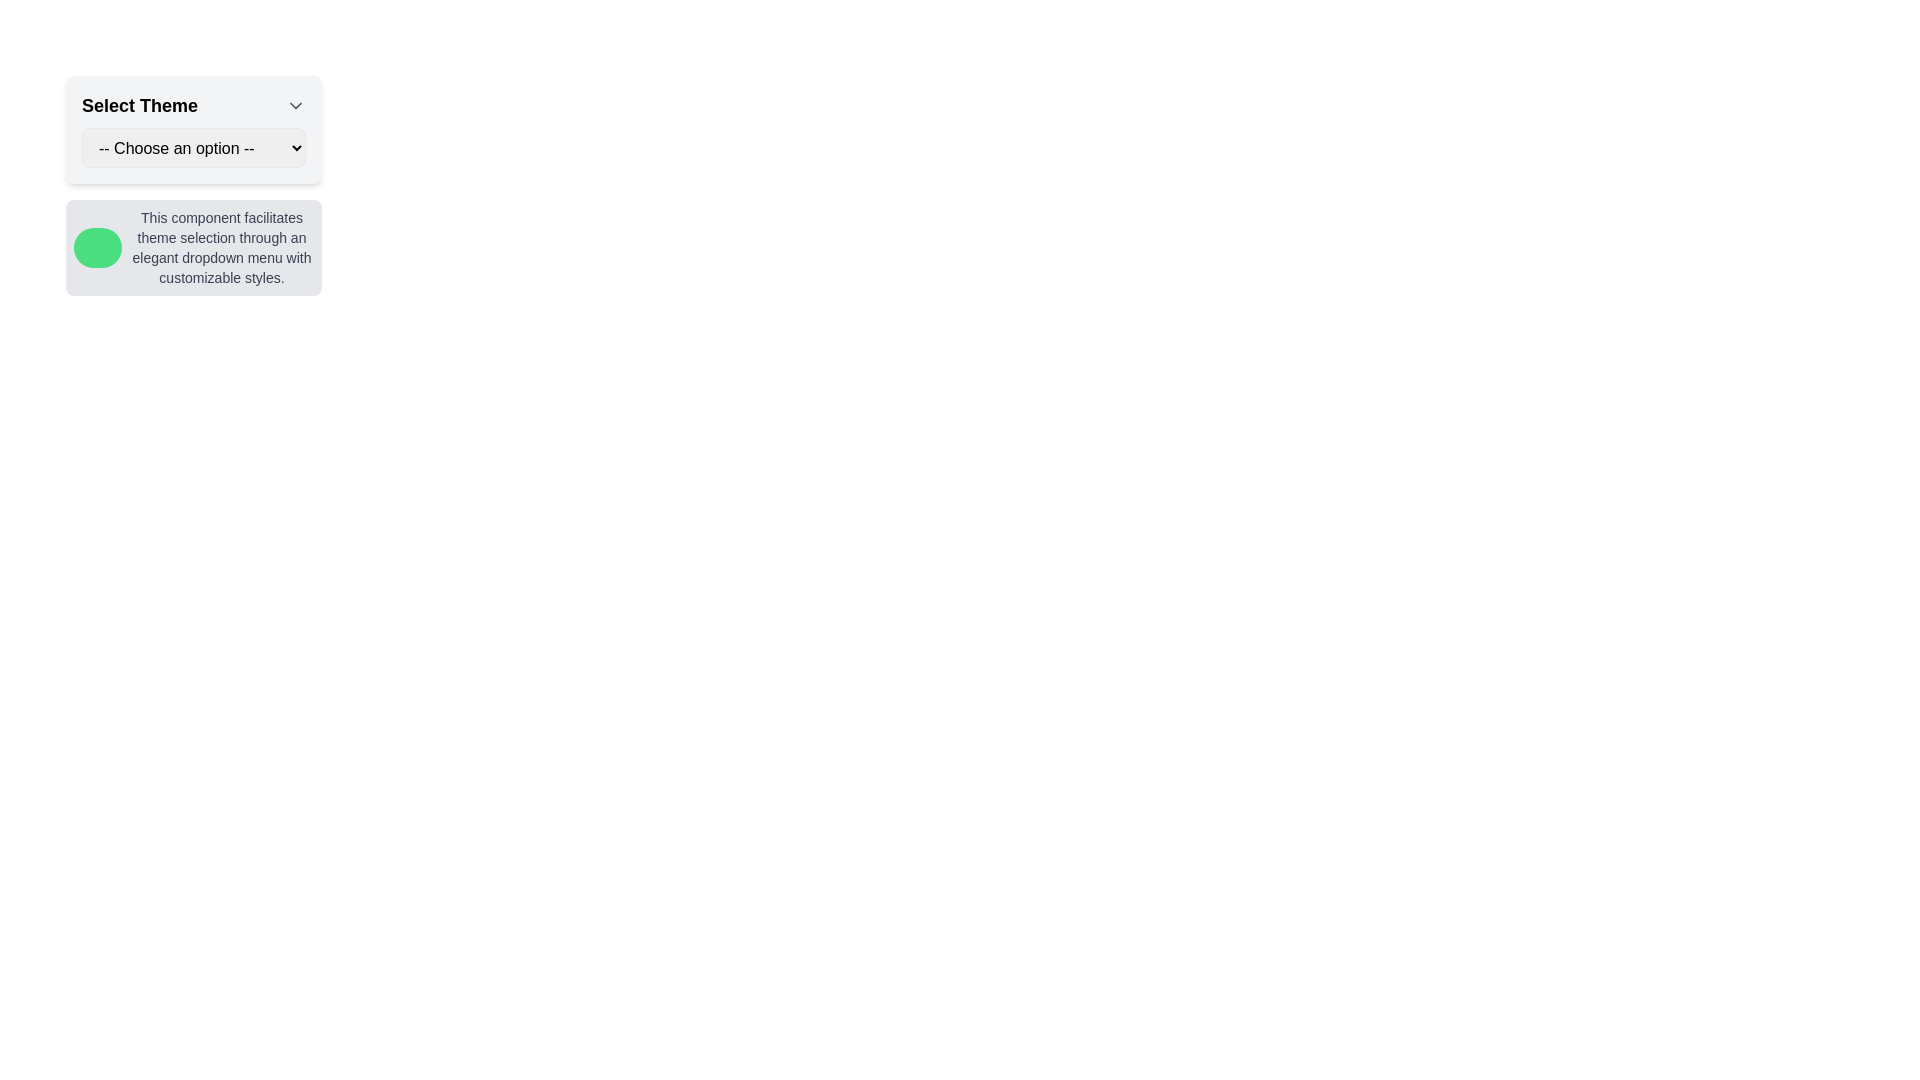  Describe the element at coordinates (295, 105) in the screenshot. I see `the downward-pointing chevron icon next to 'Select Theme' to potentially trigger a tooltip` at that location.